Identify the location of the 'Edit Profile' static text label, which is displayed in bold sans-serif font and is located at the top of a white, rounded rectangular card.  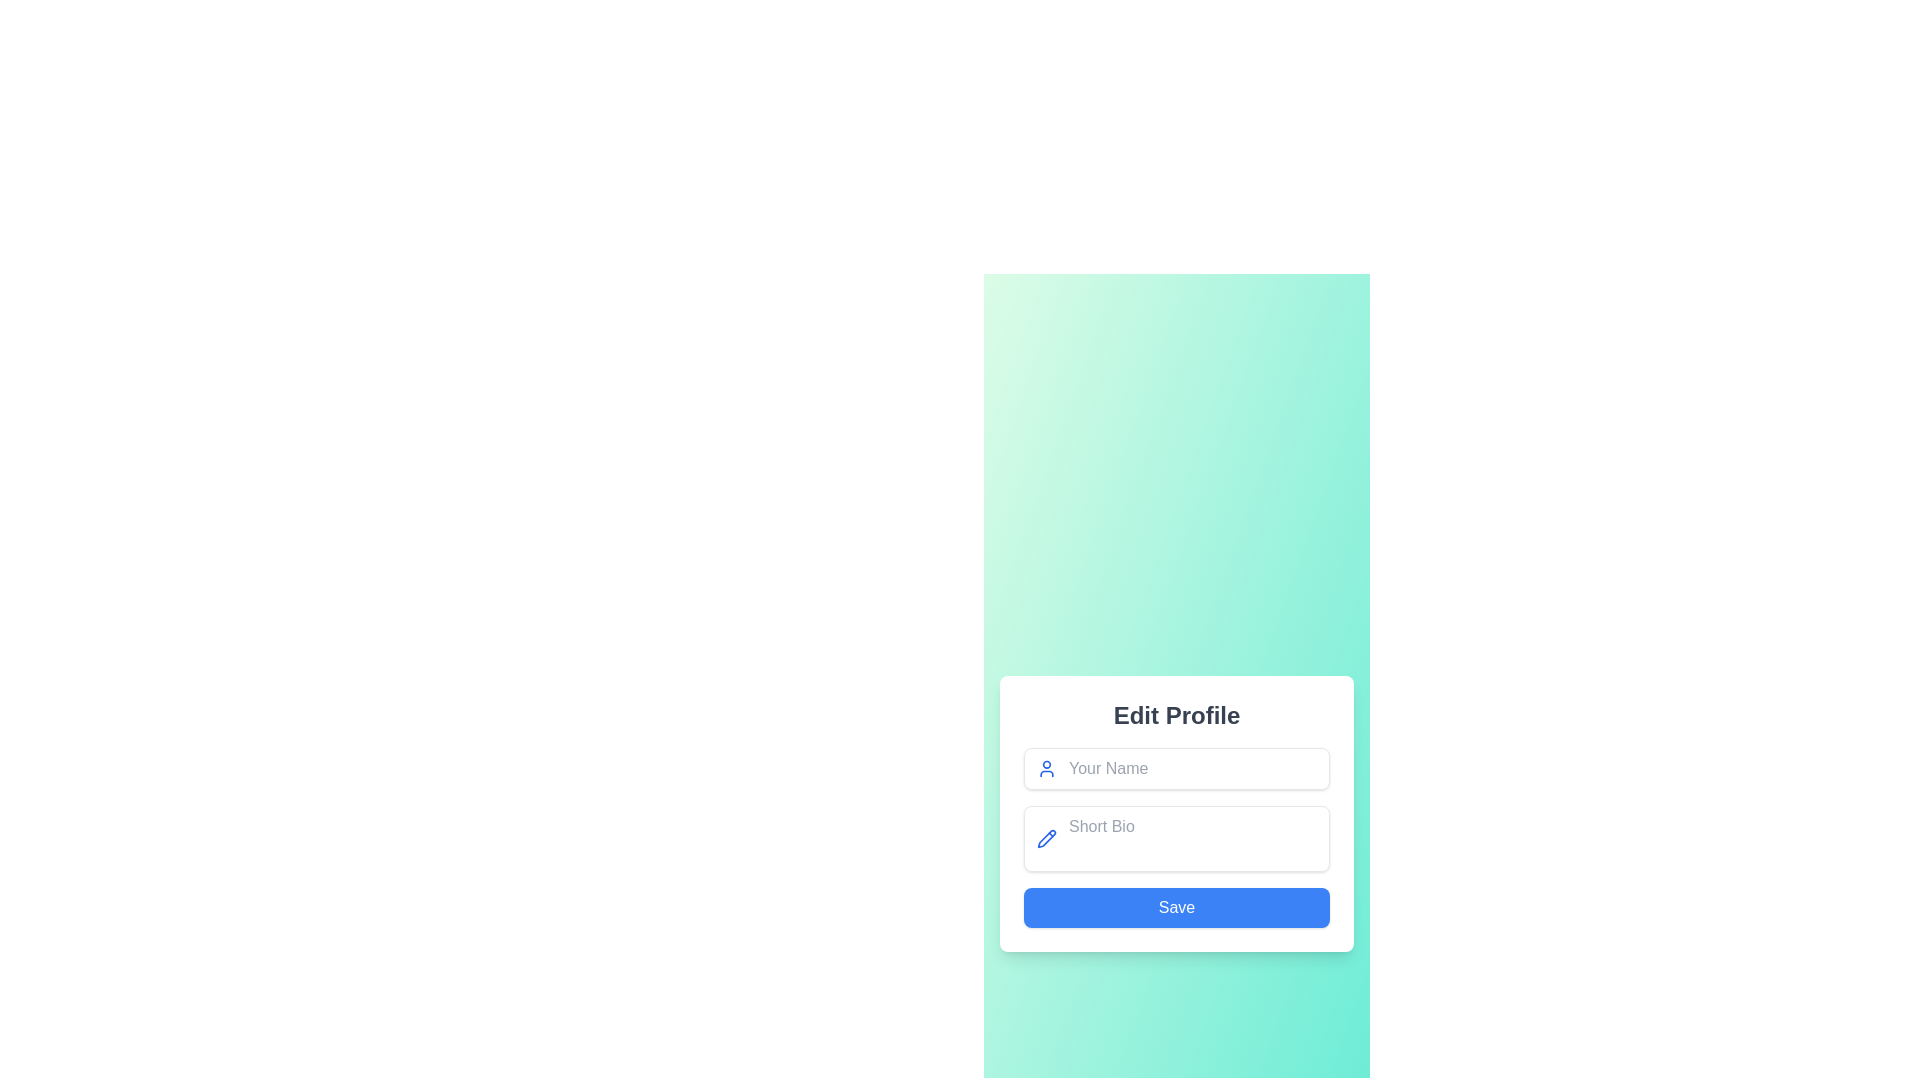
(1176, 715).